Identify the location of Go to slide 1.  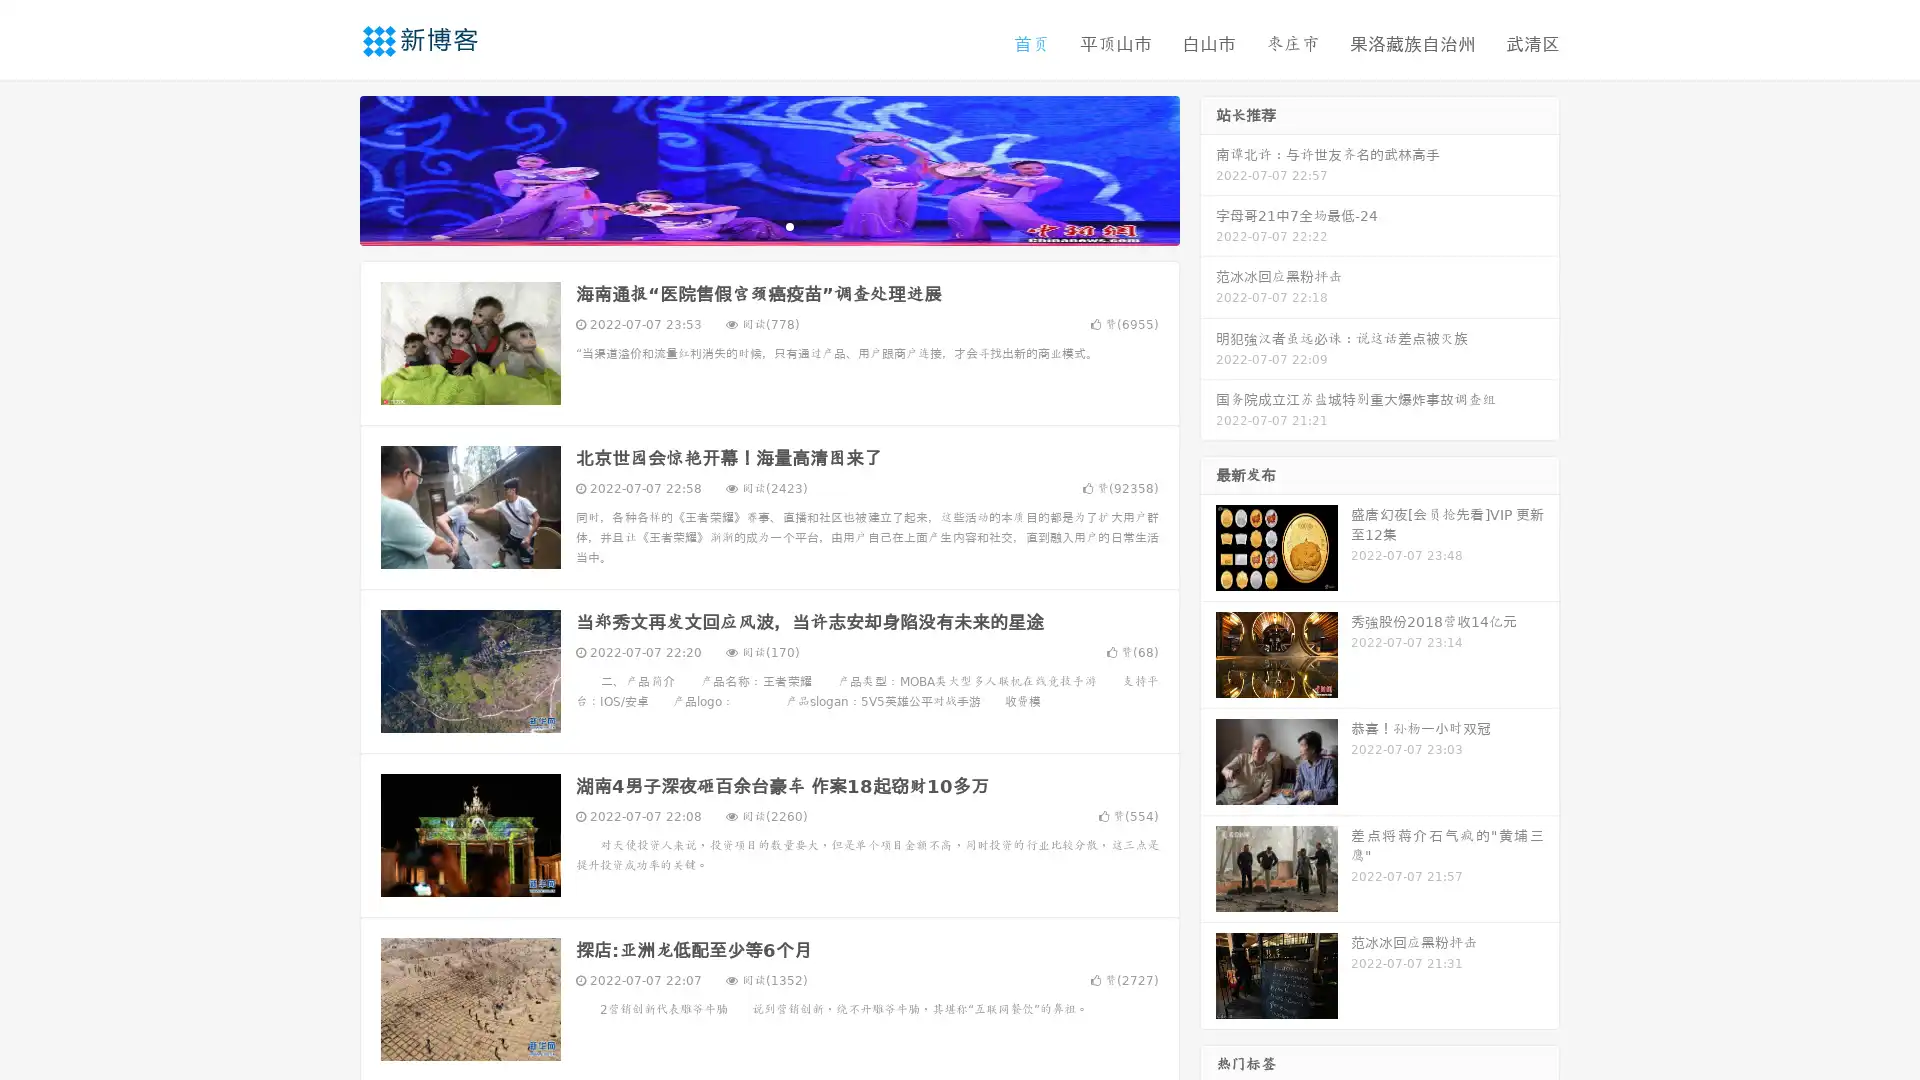
(748, 225).